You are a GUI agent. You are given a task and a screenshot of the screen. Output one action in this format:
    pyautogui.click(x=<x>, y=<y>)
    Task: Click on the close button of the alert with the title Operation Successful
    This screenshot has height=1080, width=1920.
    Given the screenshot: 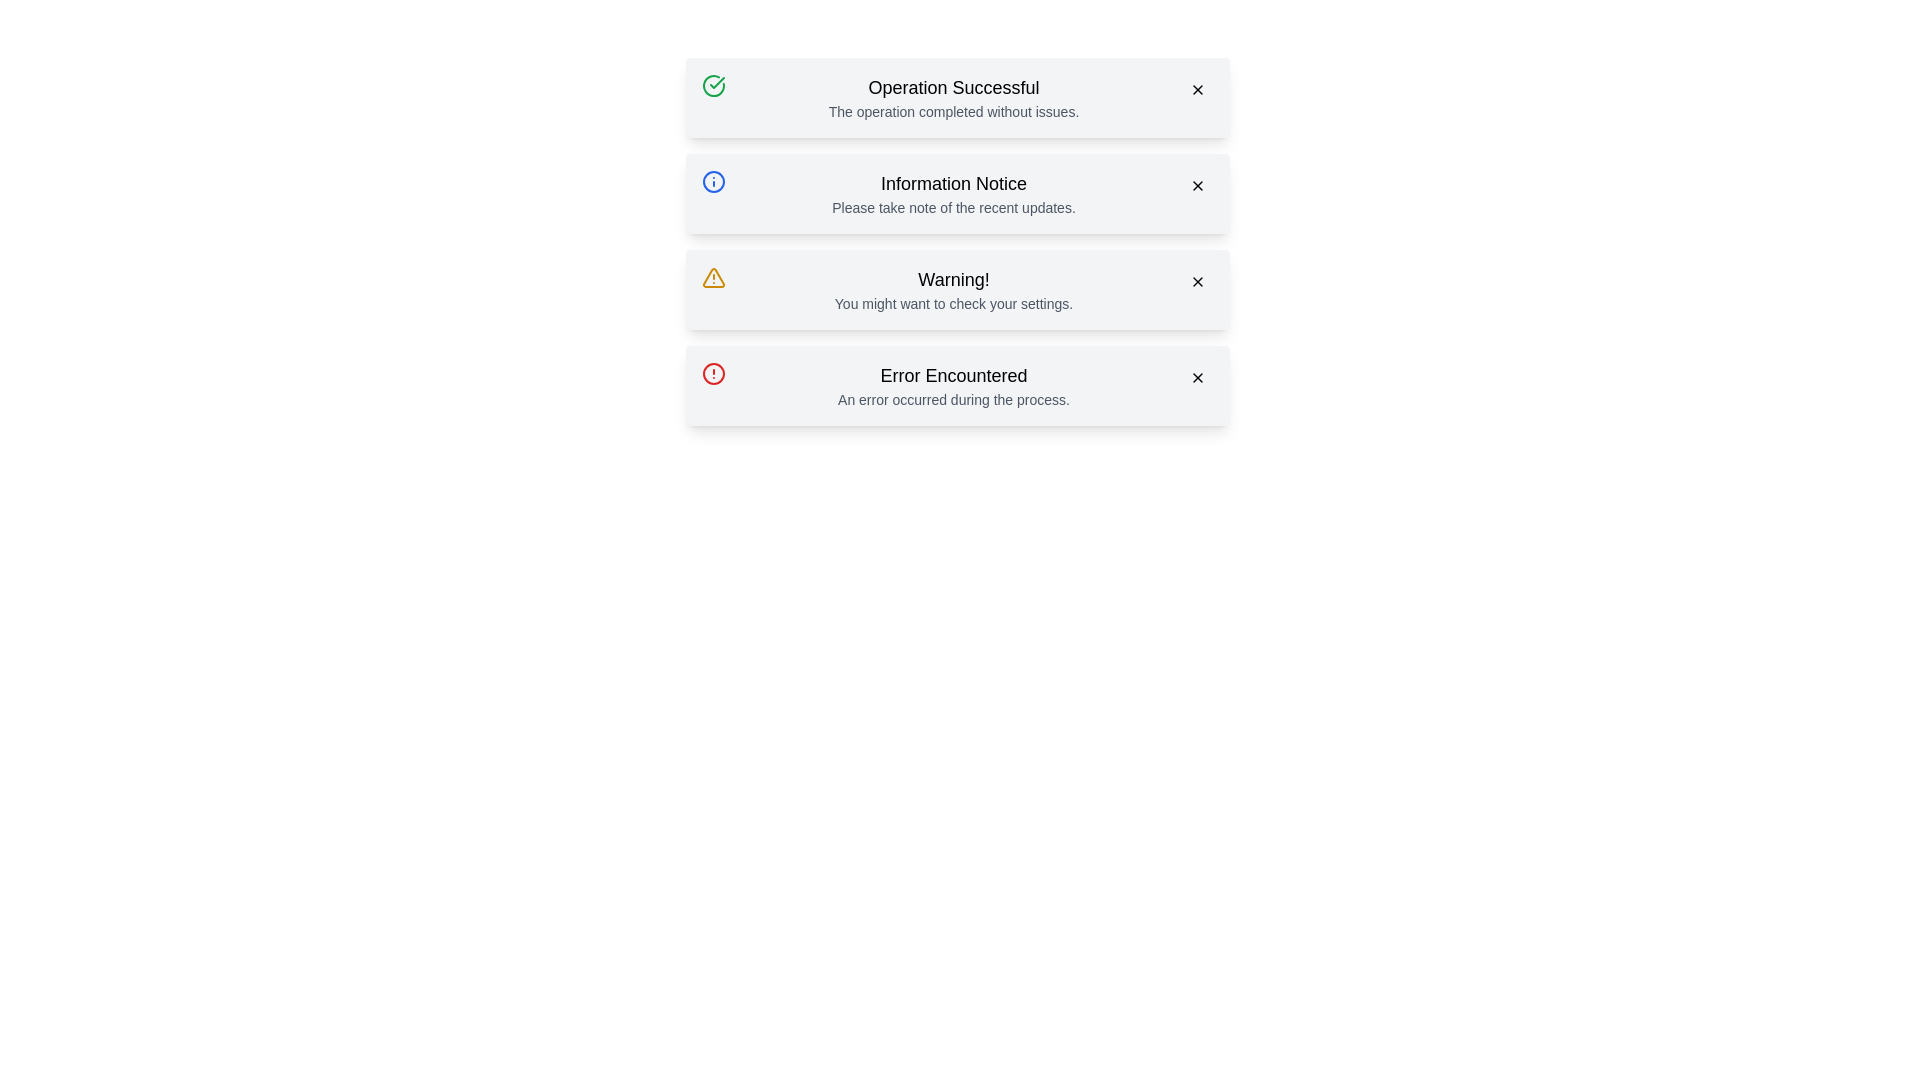 What is the action you would take?
    pyautogui.click(x=1198, y=88)
    